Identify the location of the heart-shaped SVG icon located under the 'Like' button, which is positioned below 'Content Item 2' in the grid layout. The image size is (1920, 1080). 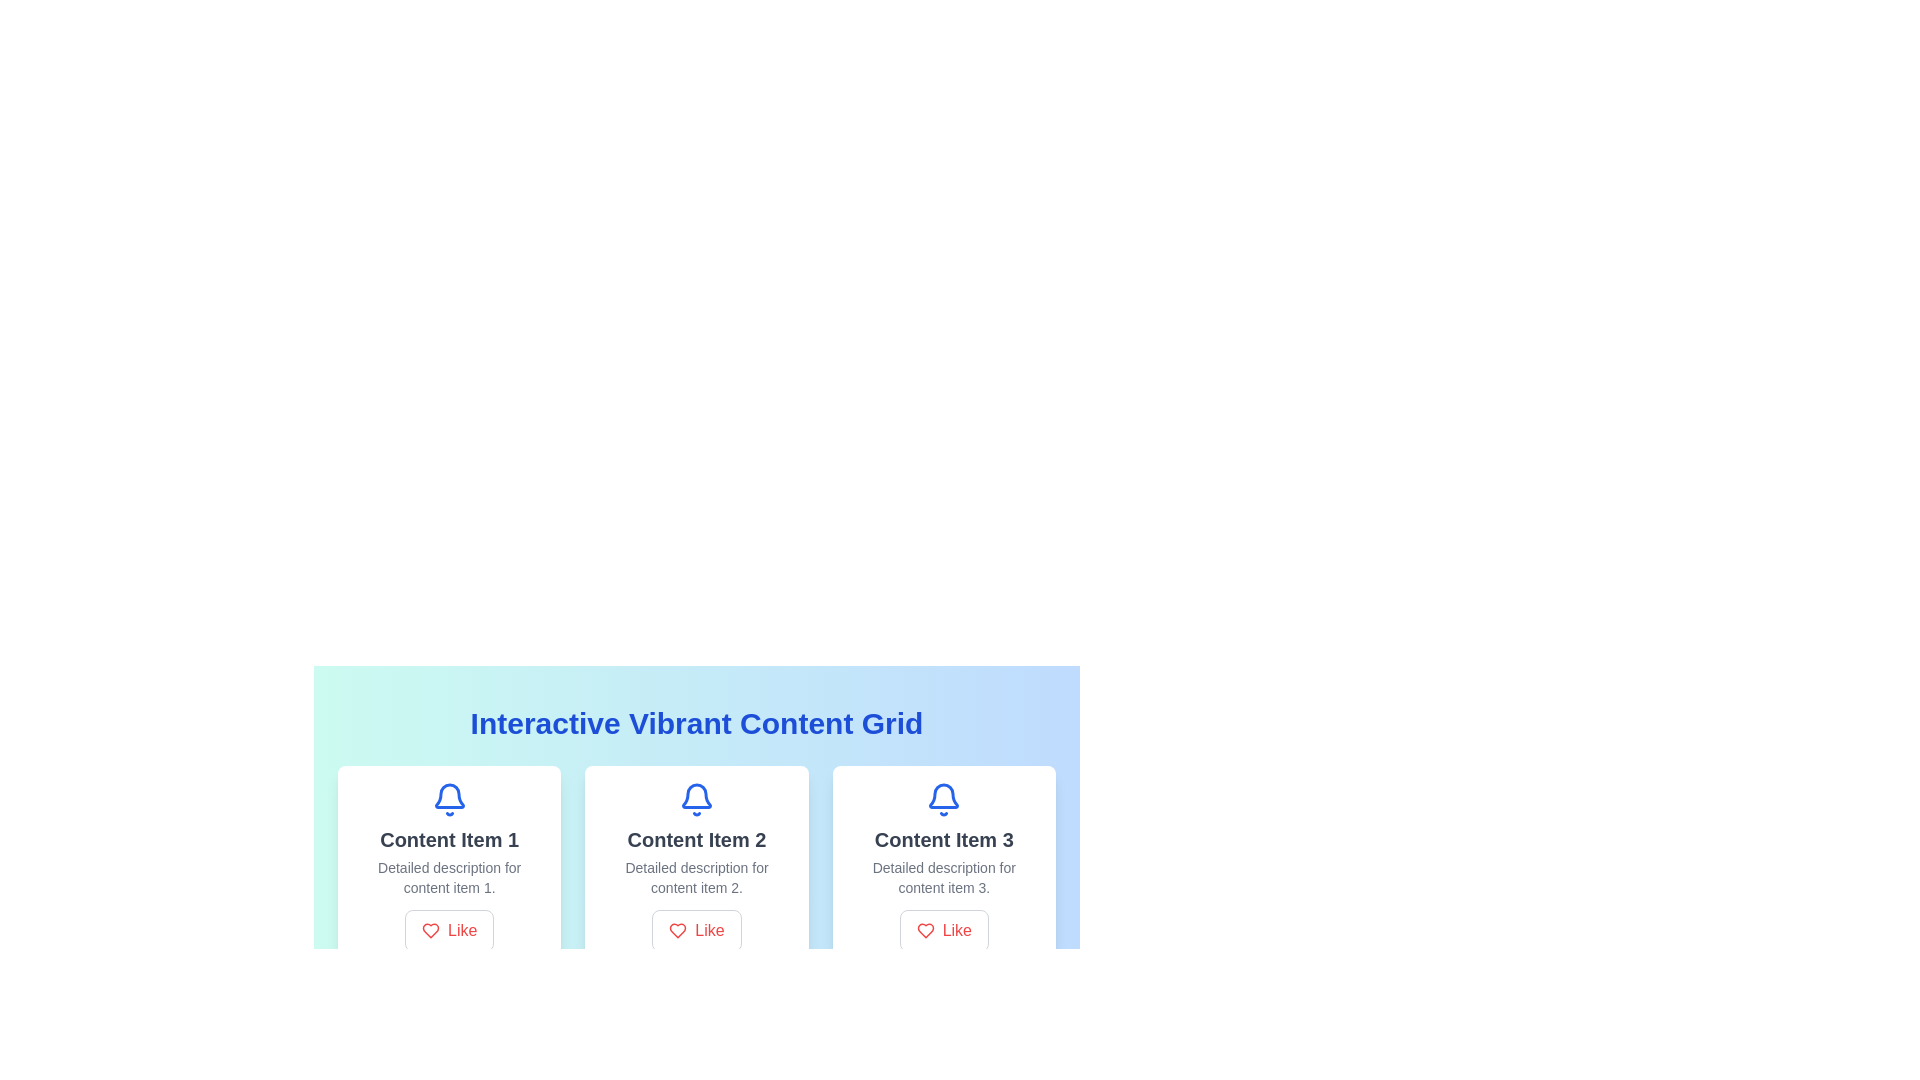
(430, 930).